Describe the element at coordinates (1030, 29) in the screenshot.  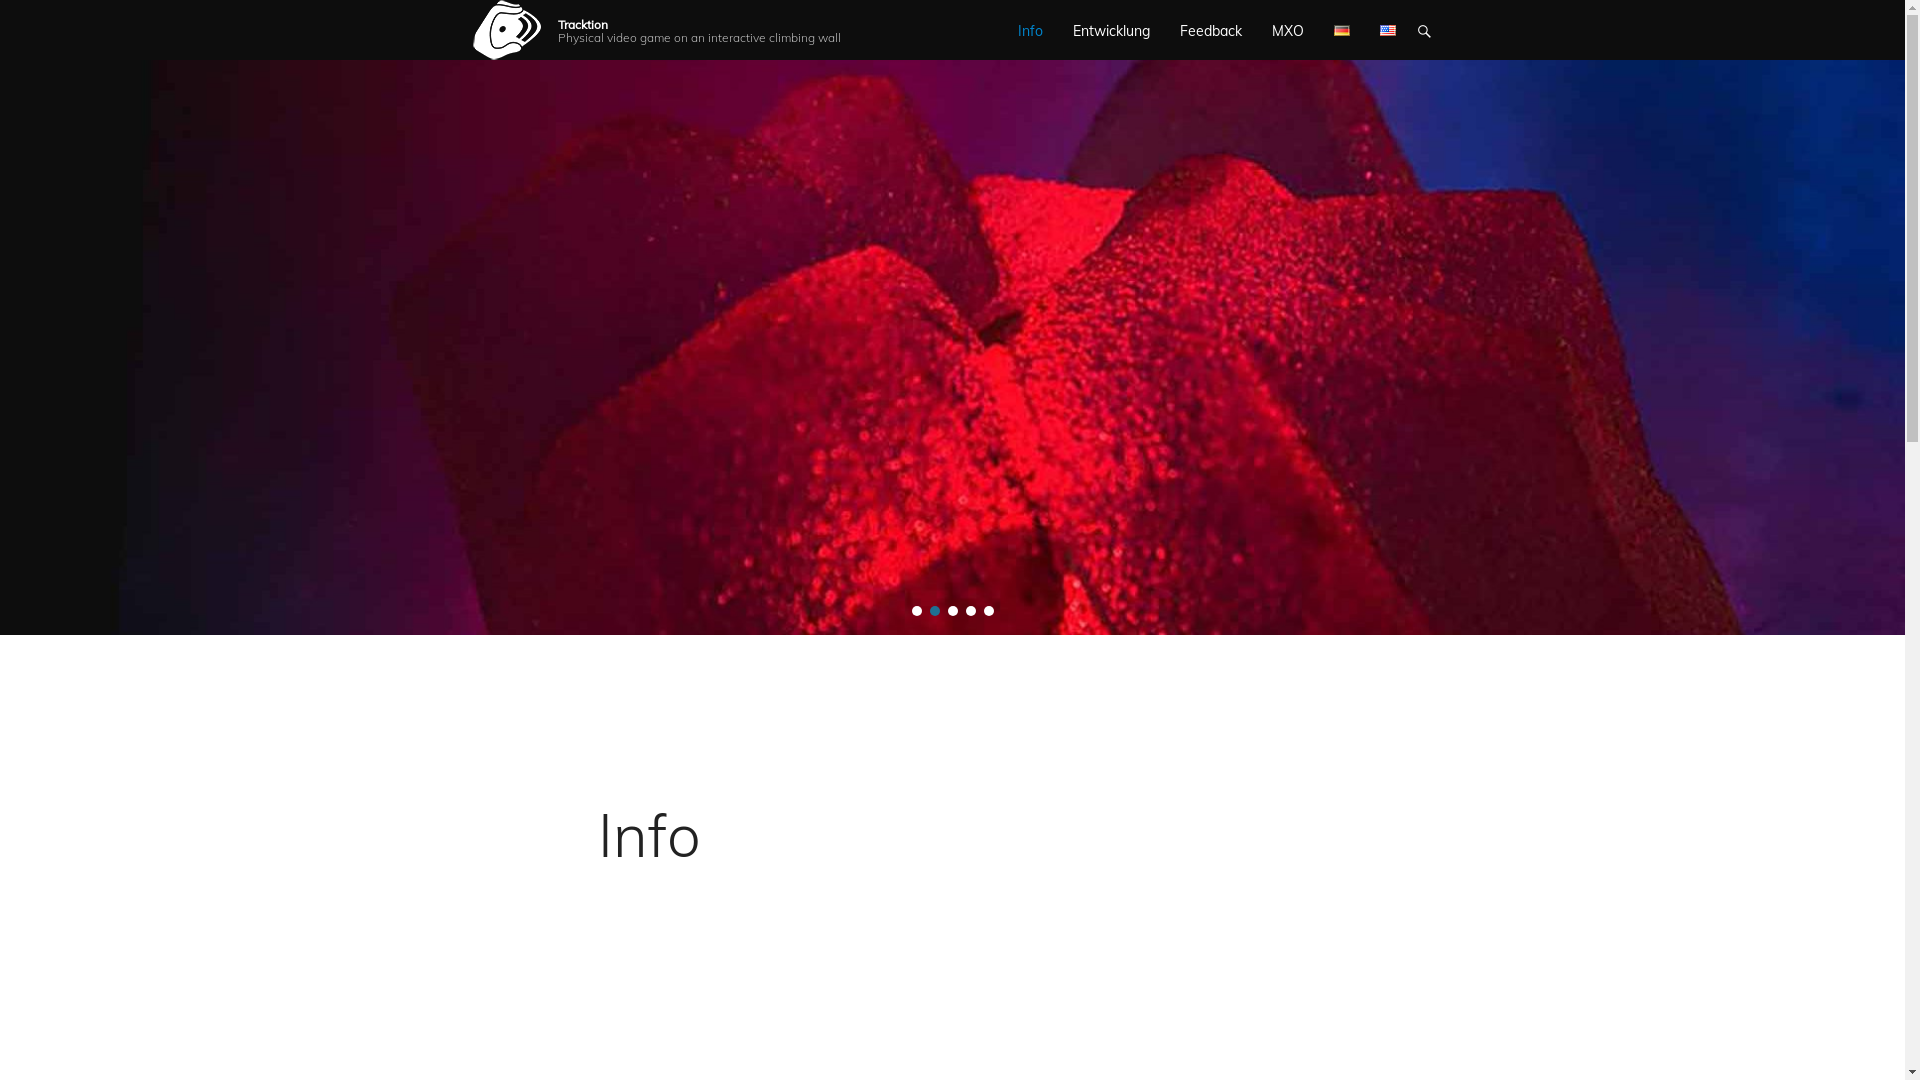
I see `'Info'` at that location.